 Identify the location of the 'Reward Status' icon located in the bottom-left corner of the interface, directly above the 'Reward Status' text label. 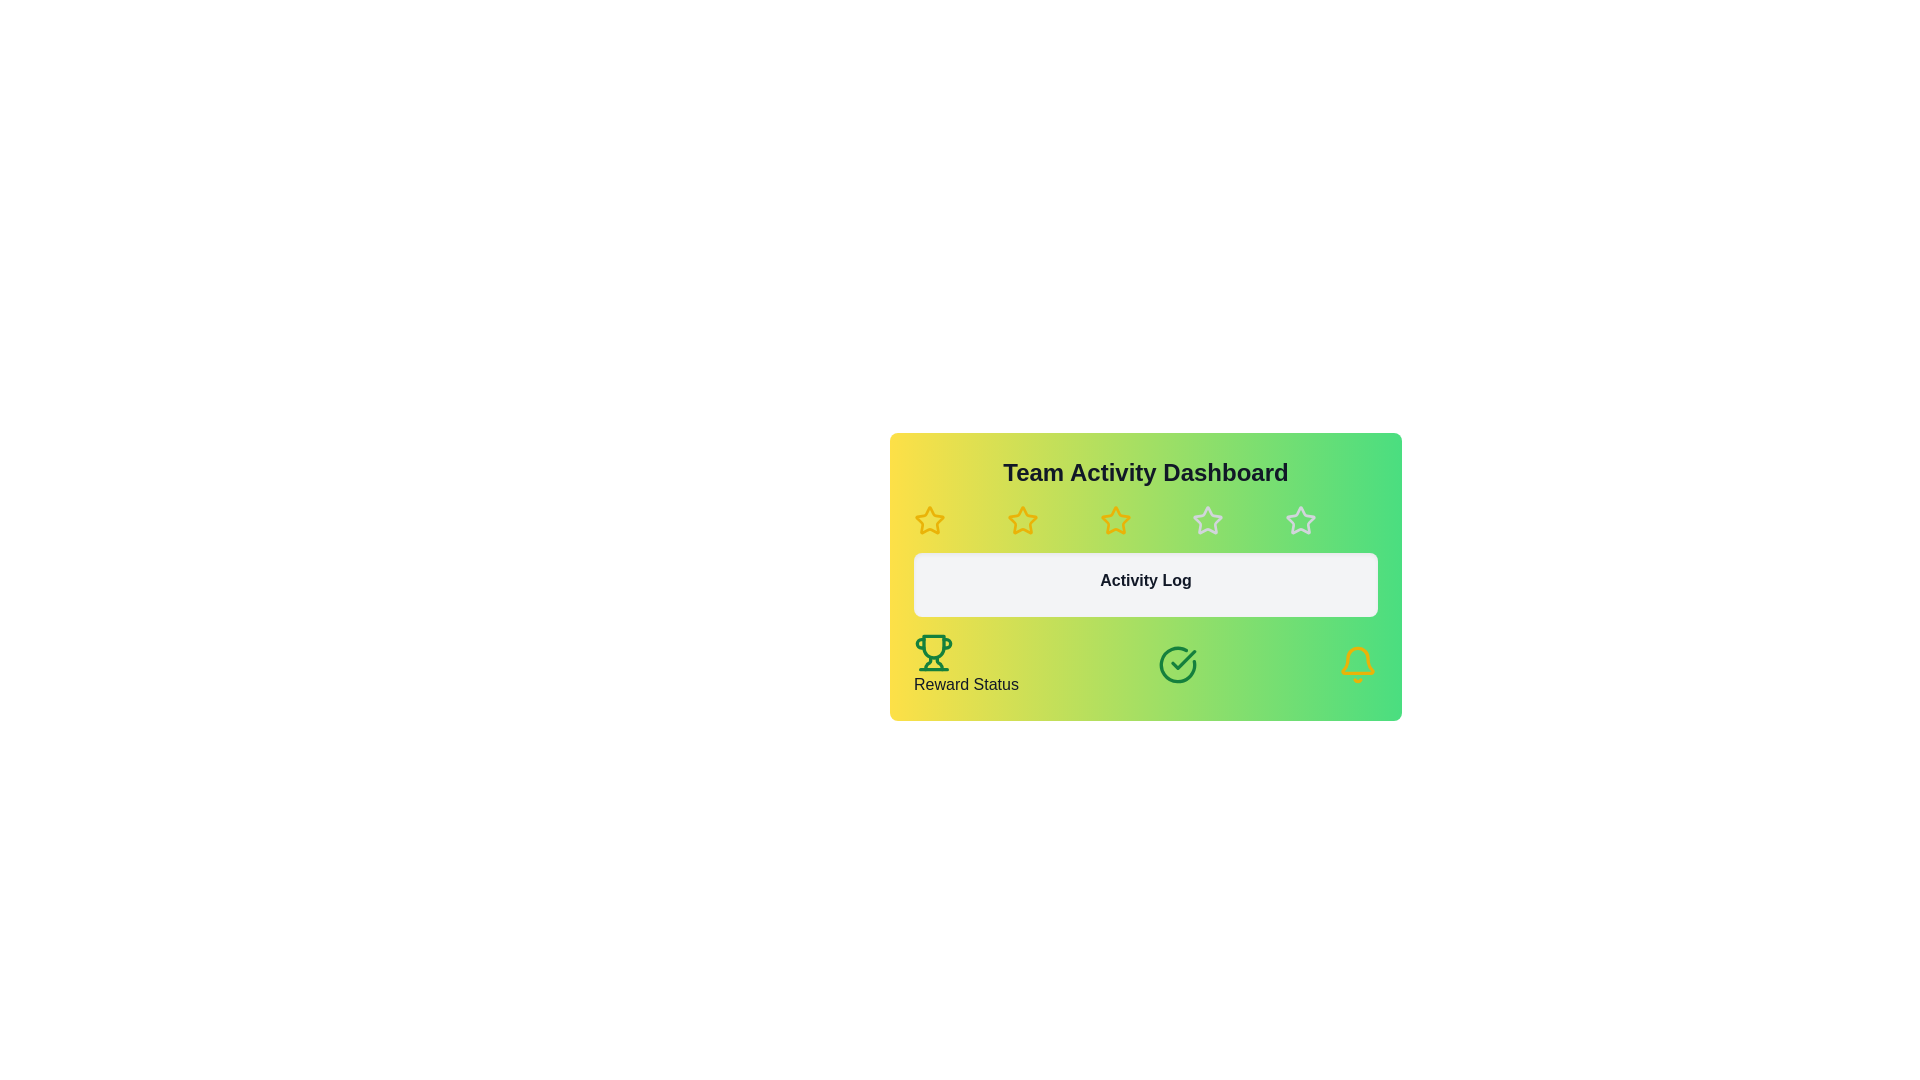
(933, 652).